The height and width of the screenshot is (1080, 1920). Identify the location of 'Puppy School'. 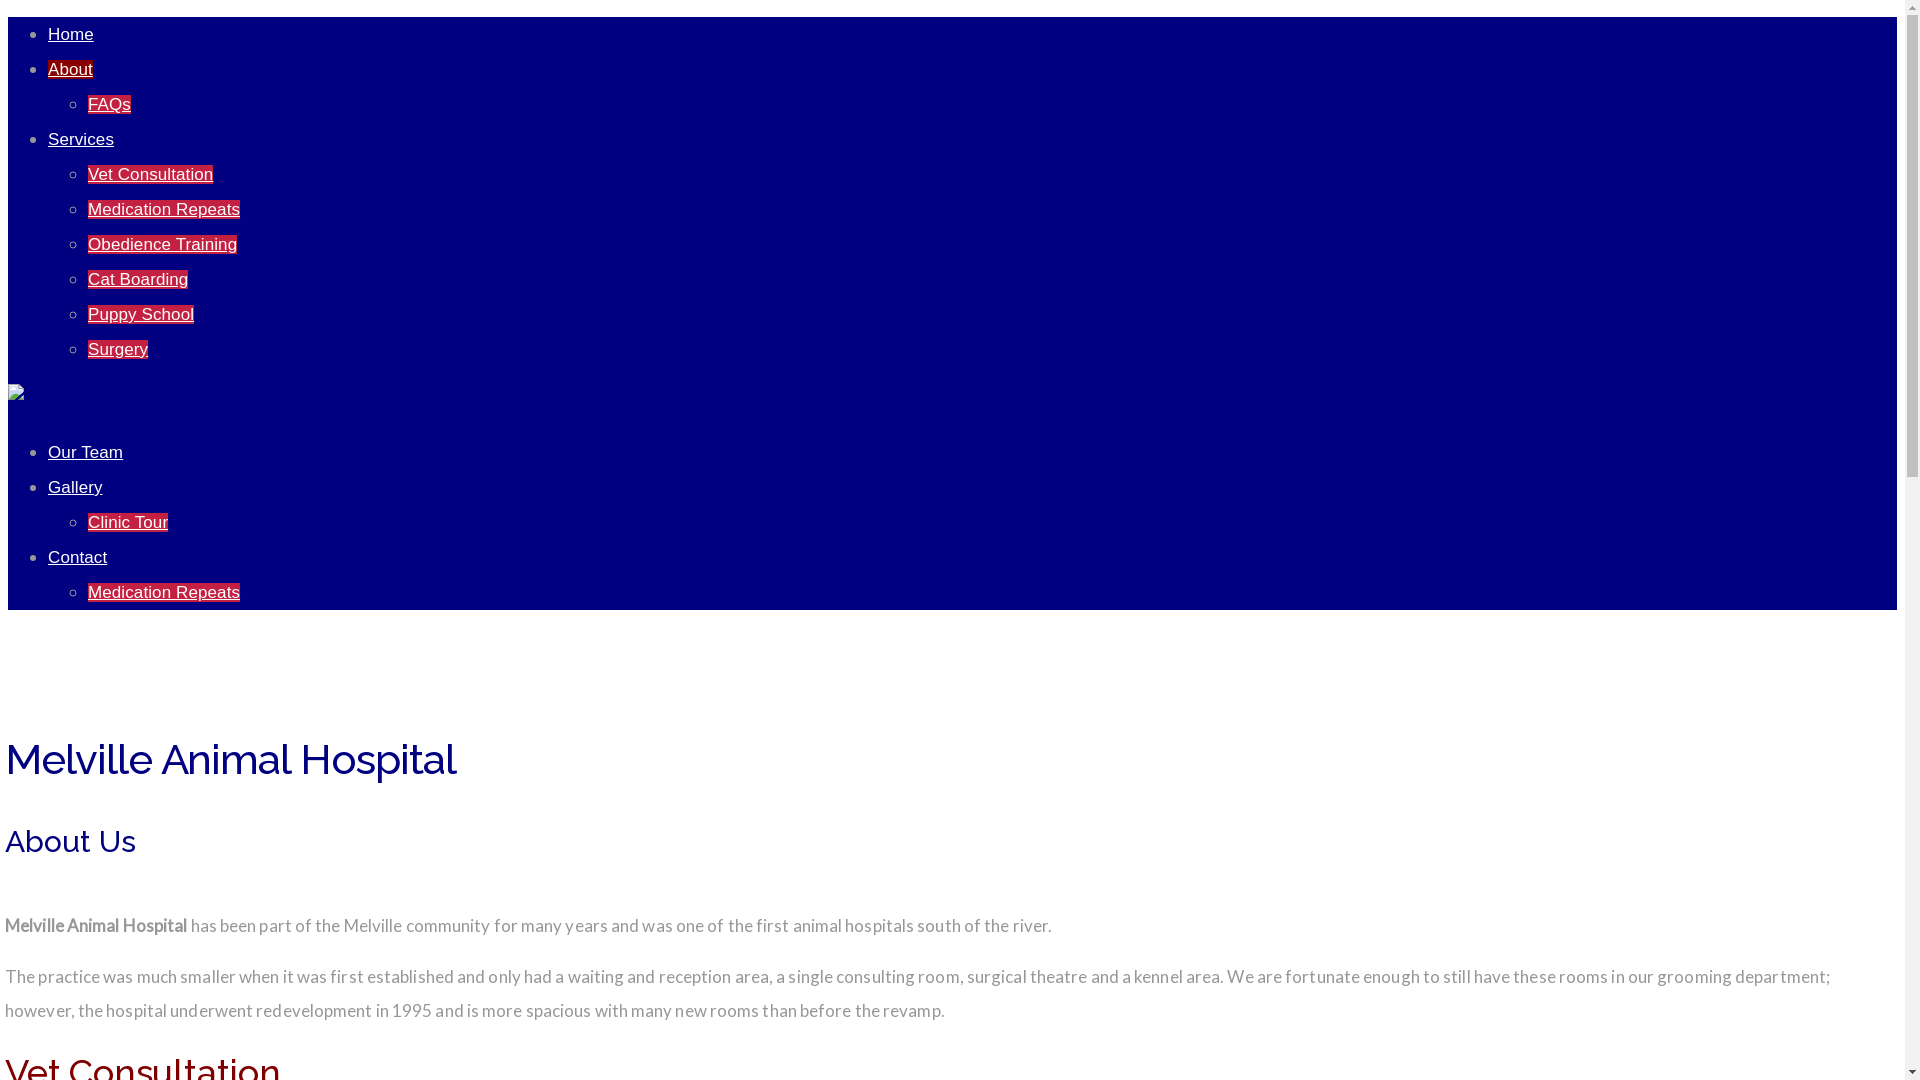
(139, 314).